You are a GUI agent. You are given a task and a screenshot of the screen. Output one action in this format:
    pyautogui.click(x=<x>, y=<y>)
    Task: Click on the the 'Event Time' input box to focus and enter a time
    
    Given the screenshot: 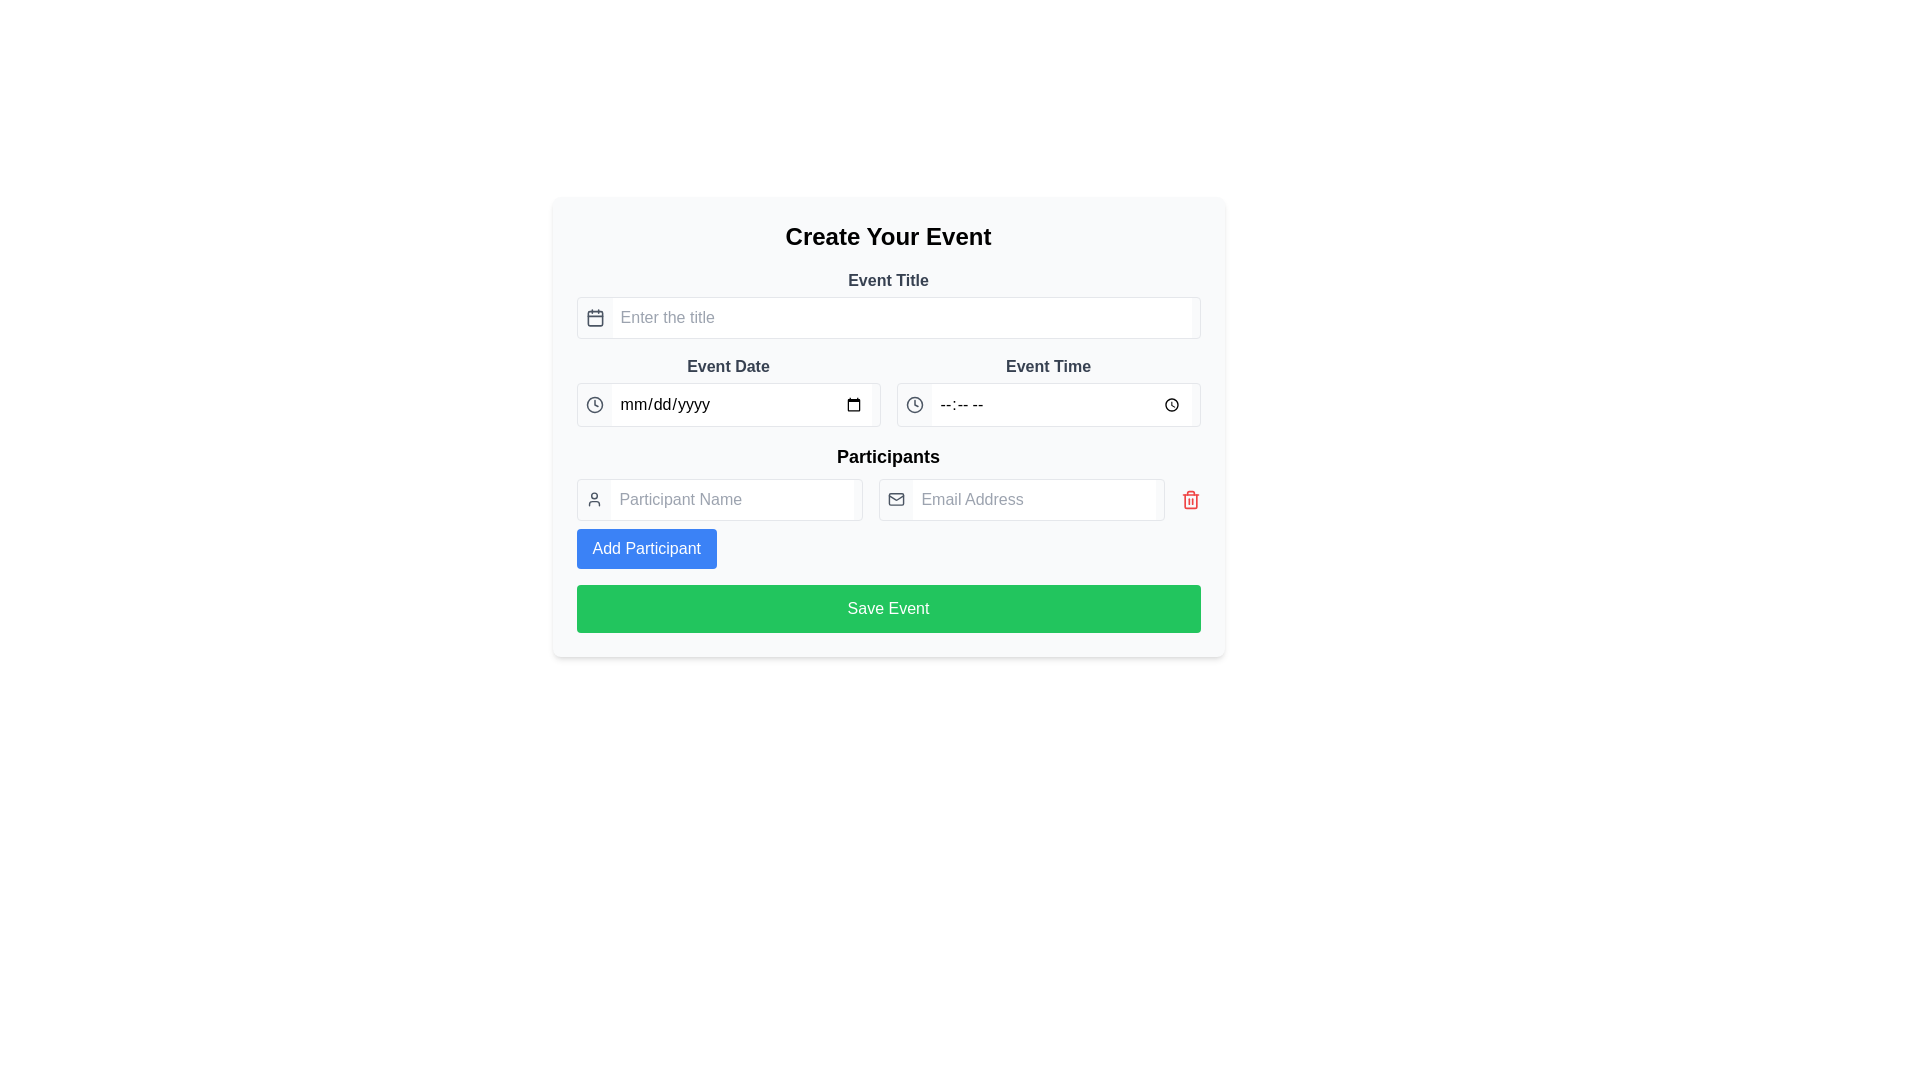 What is the action you would take?
    pyautogui.click(x=1047, y=390)
    